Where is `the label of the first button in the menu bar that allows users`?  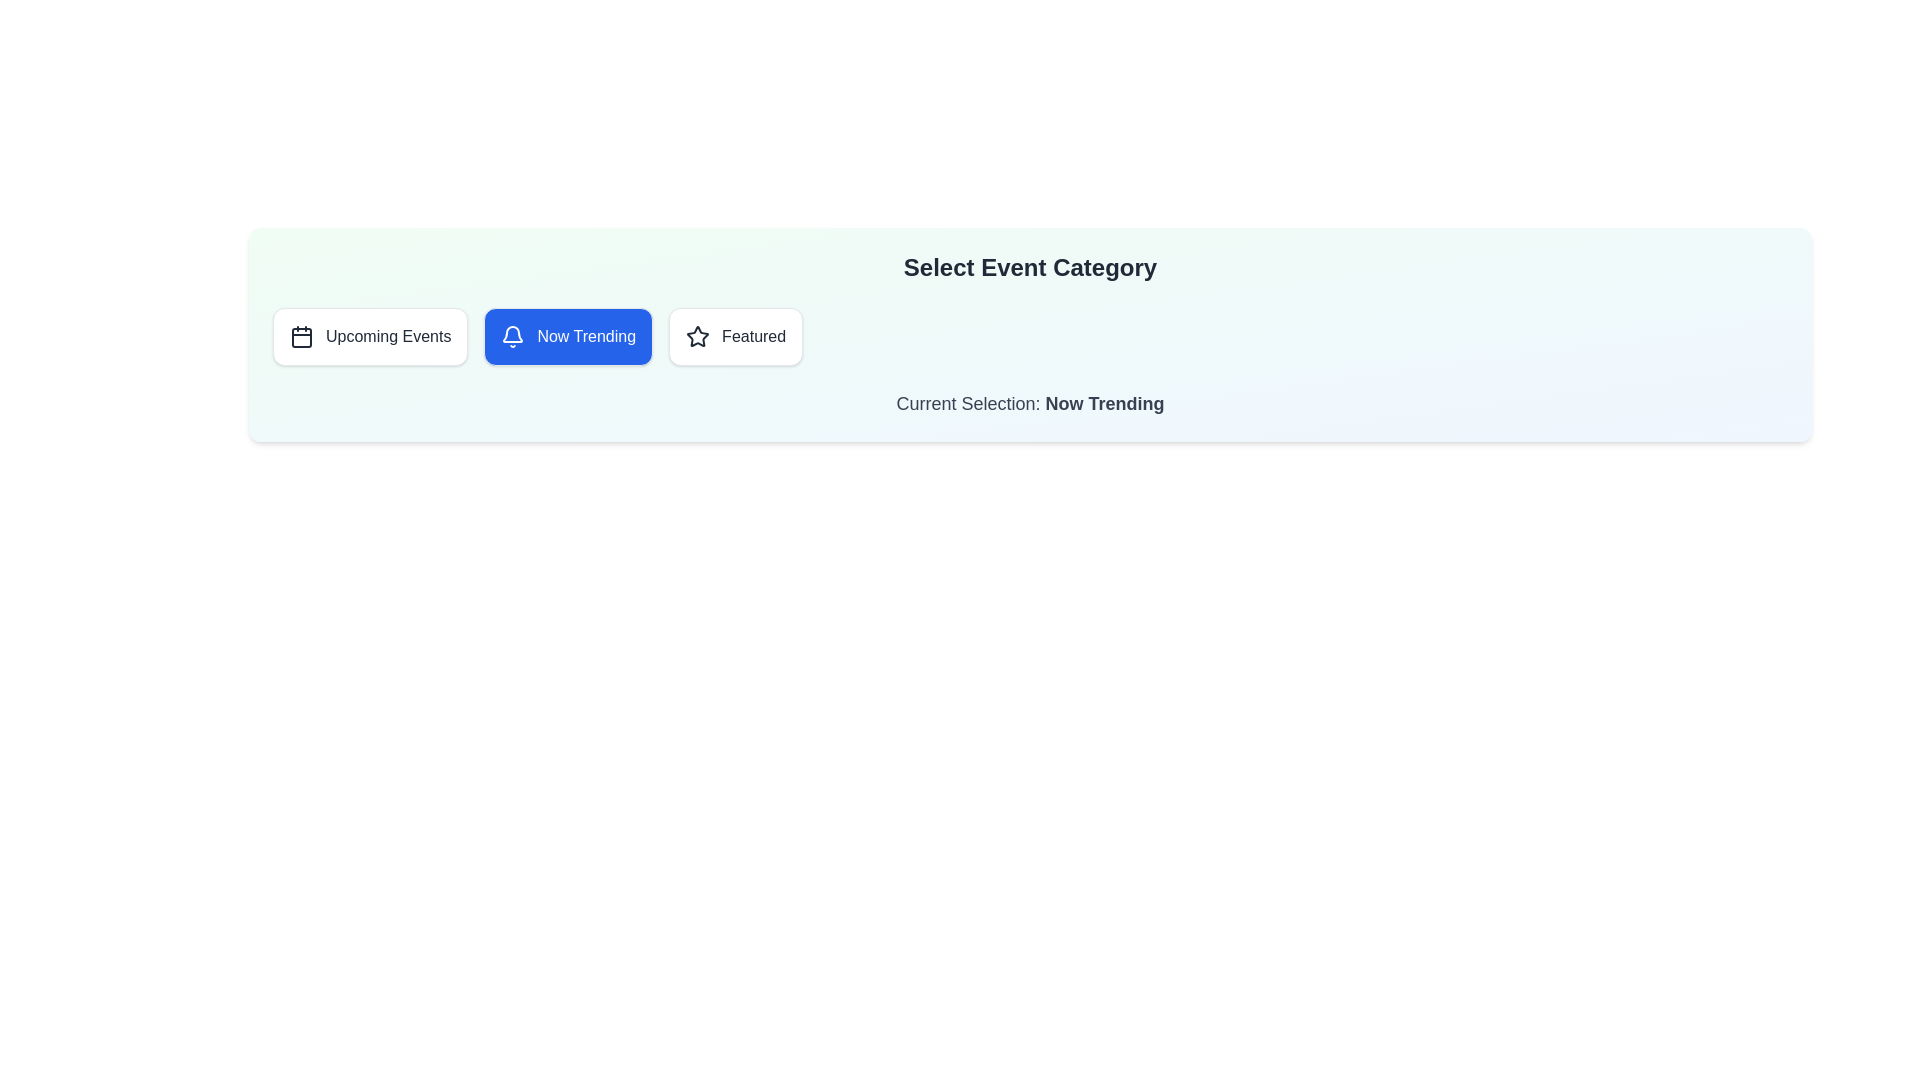
the label of the first button in the menu bar that allows users is located at coordinates (388, 335).